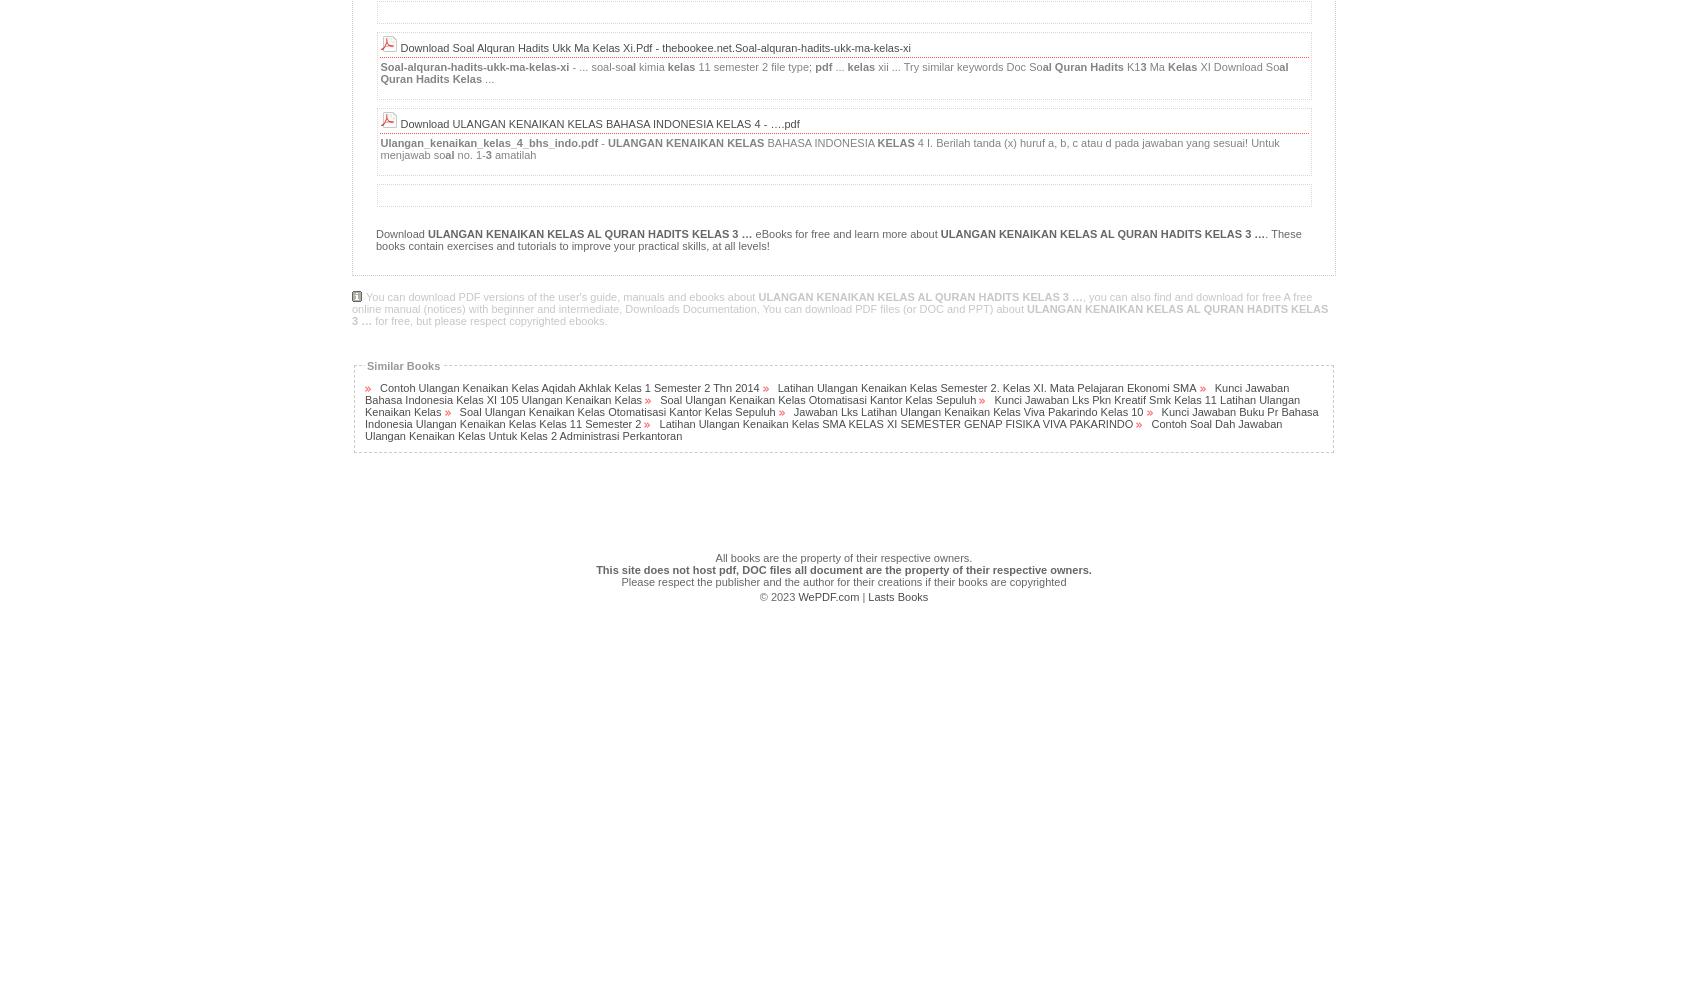  I want to click on 'This site does not host pdf, DOC files all document are the property of their respective owners.', so click(843, 568).